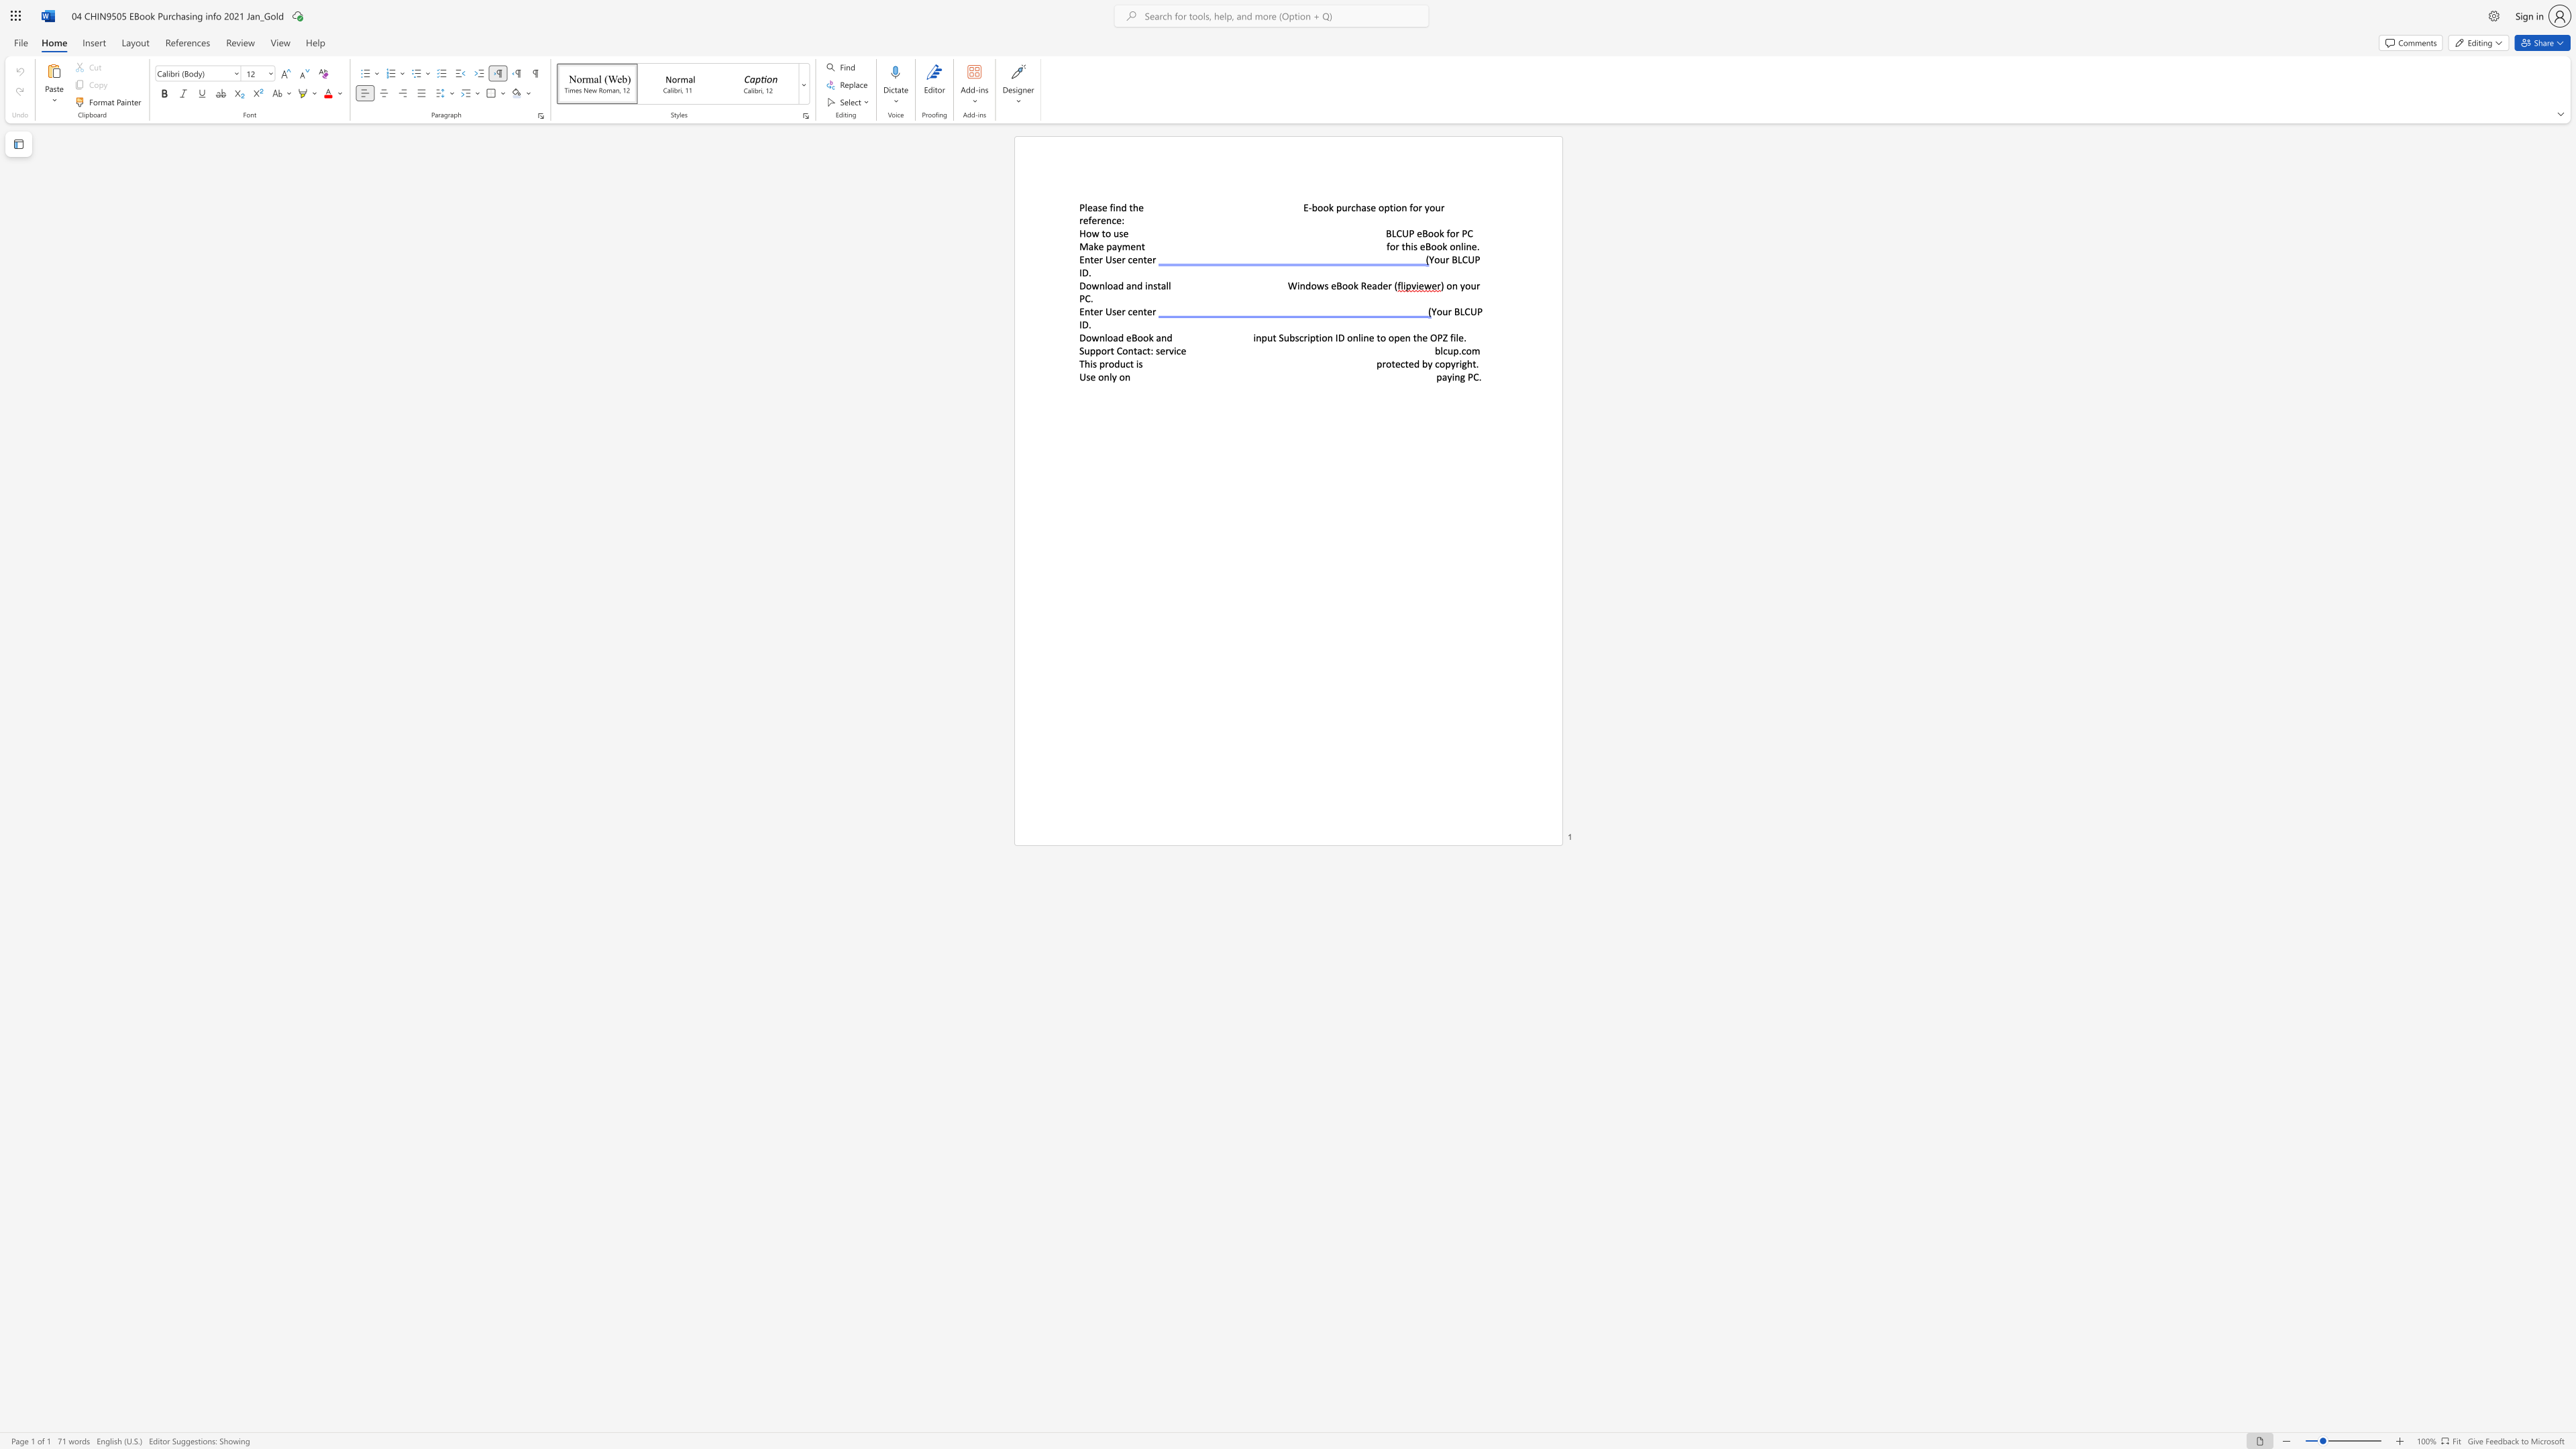  I want to click on the 1th character "H" in the text, so click(1081, 233).